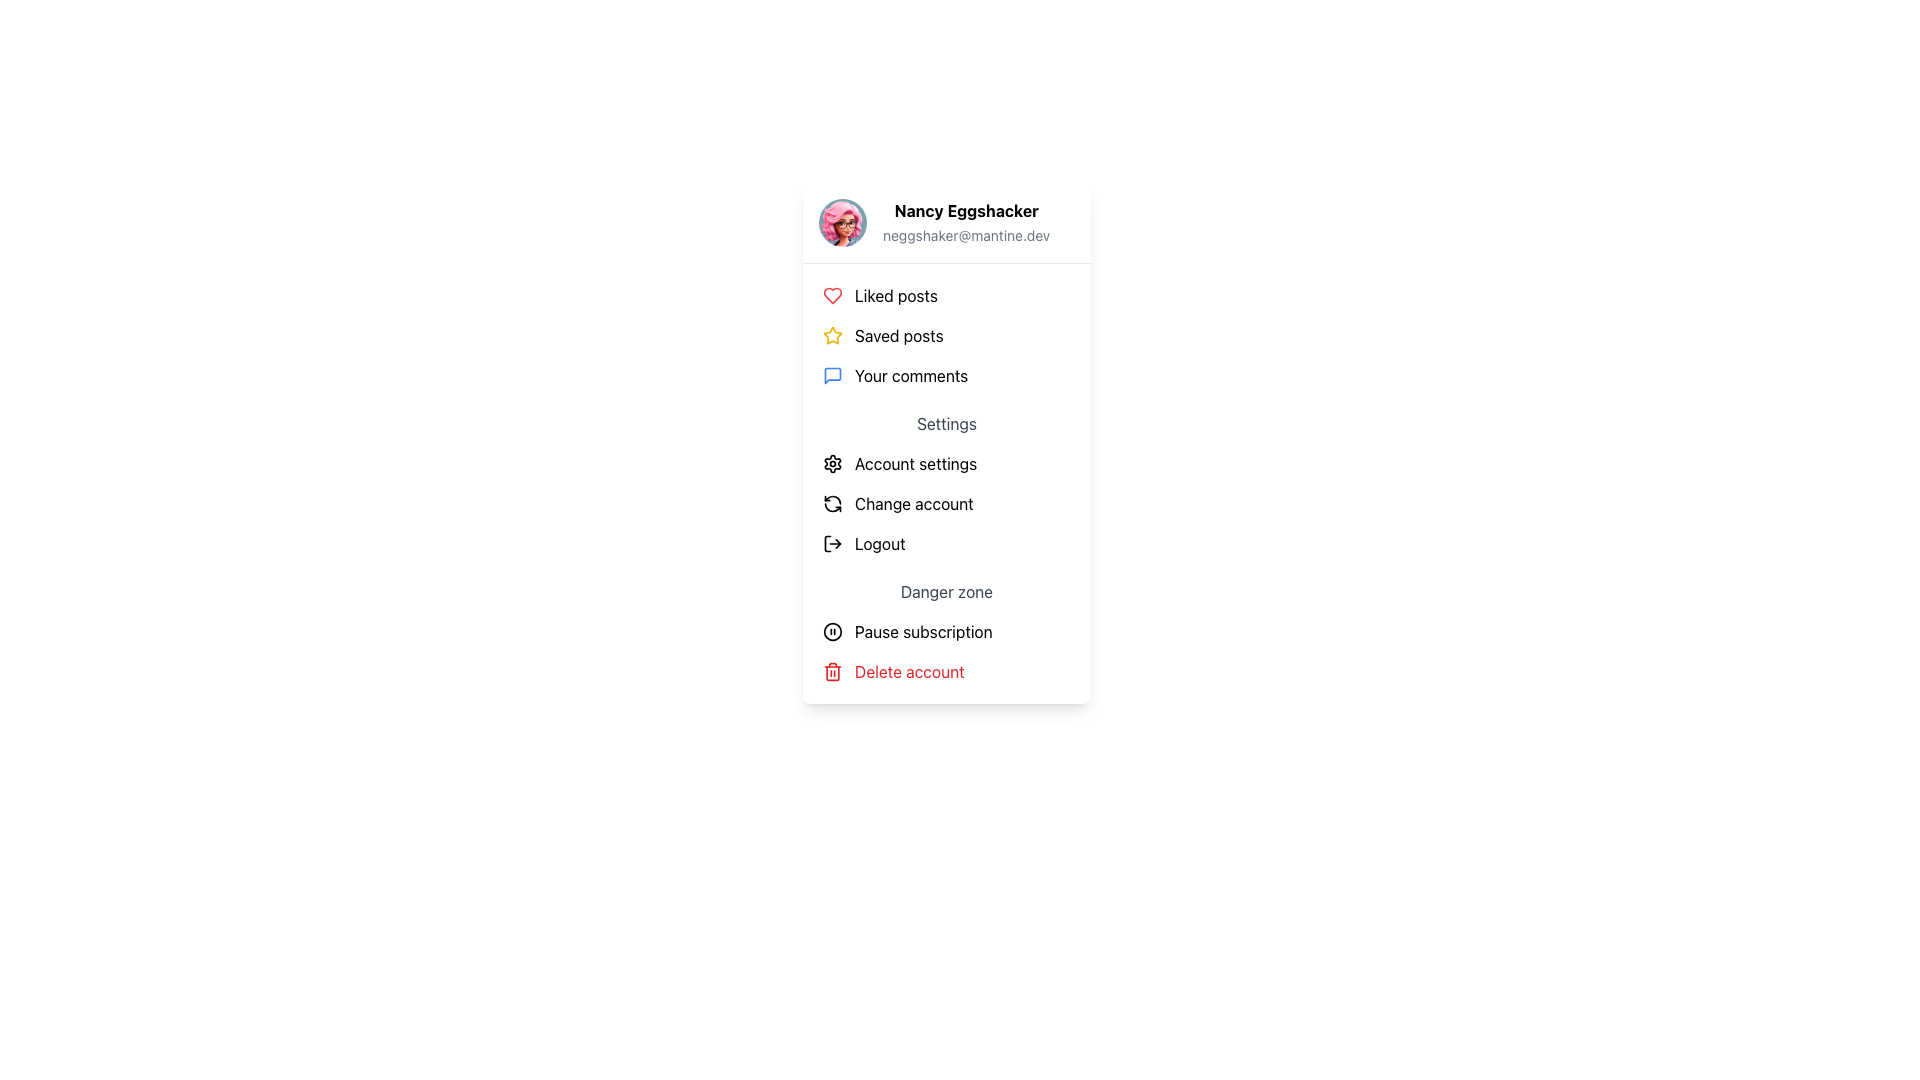  What do you see at coordinates (945, 503) in the screenshot?
I see `the Button-like menu item that allows users to change their account located in the settings menu, specifically the second item under the heading 'Settings'` at bounding box center [945, 503].